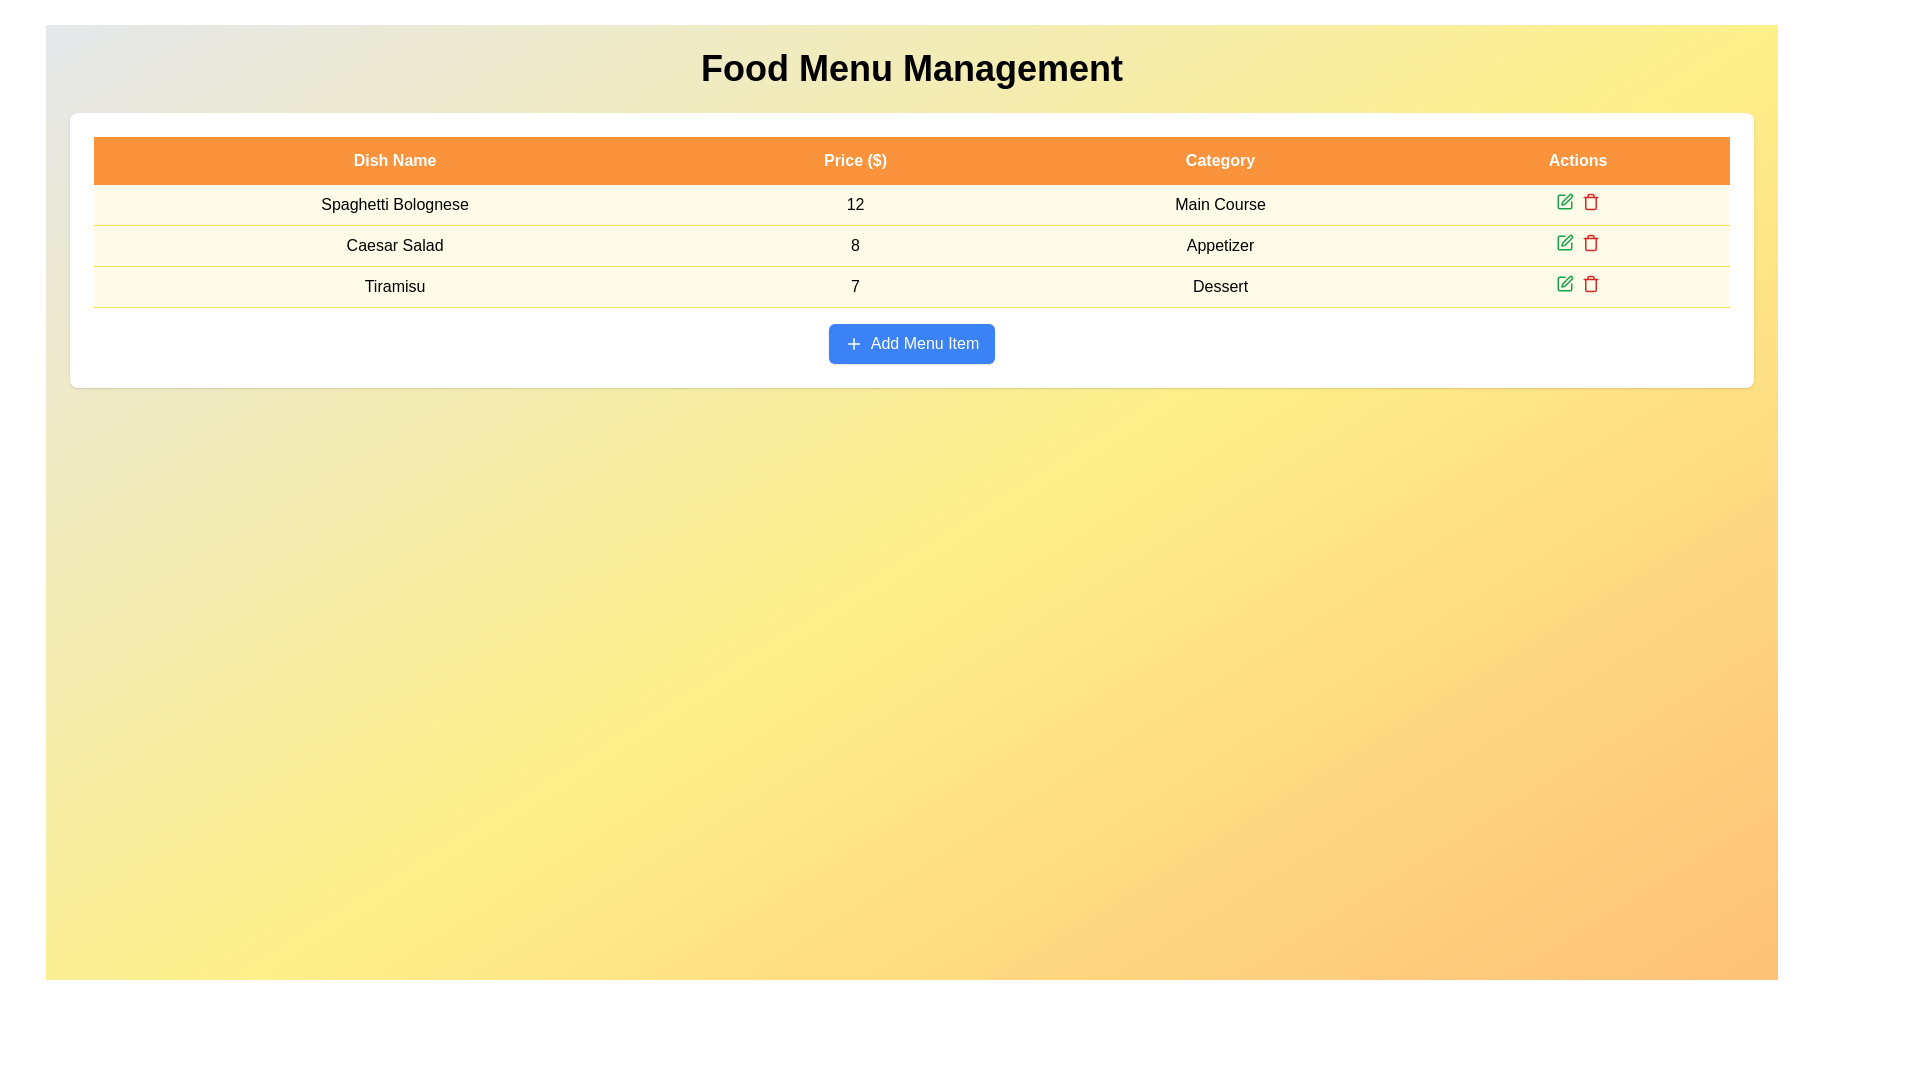  I want to click on the text label displaying the digit '8' in the 'Price ($)' column for the item 'Caesar Salad' in the second row of the table, so click(855, 245).